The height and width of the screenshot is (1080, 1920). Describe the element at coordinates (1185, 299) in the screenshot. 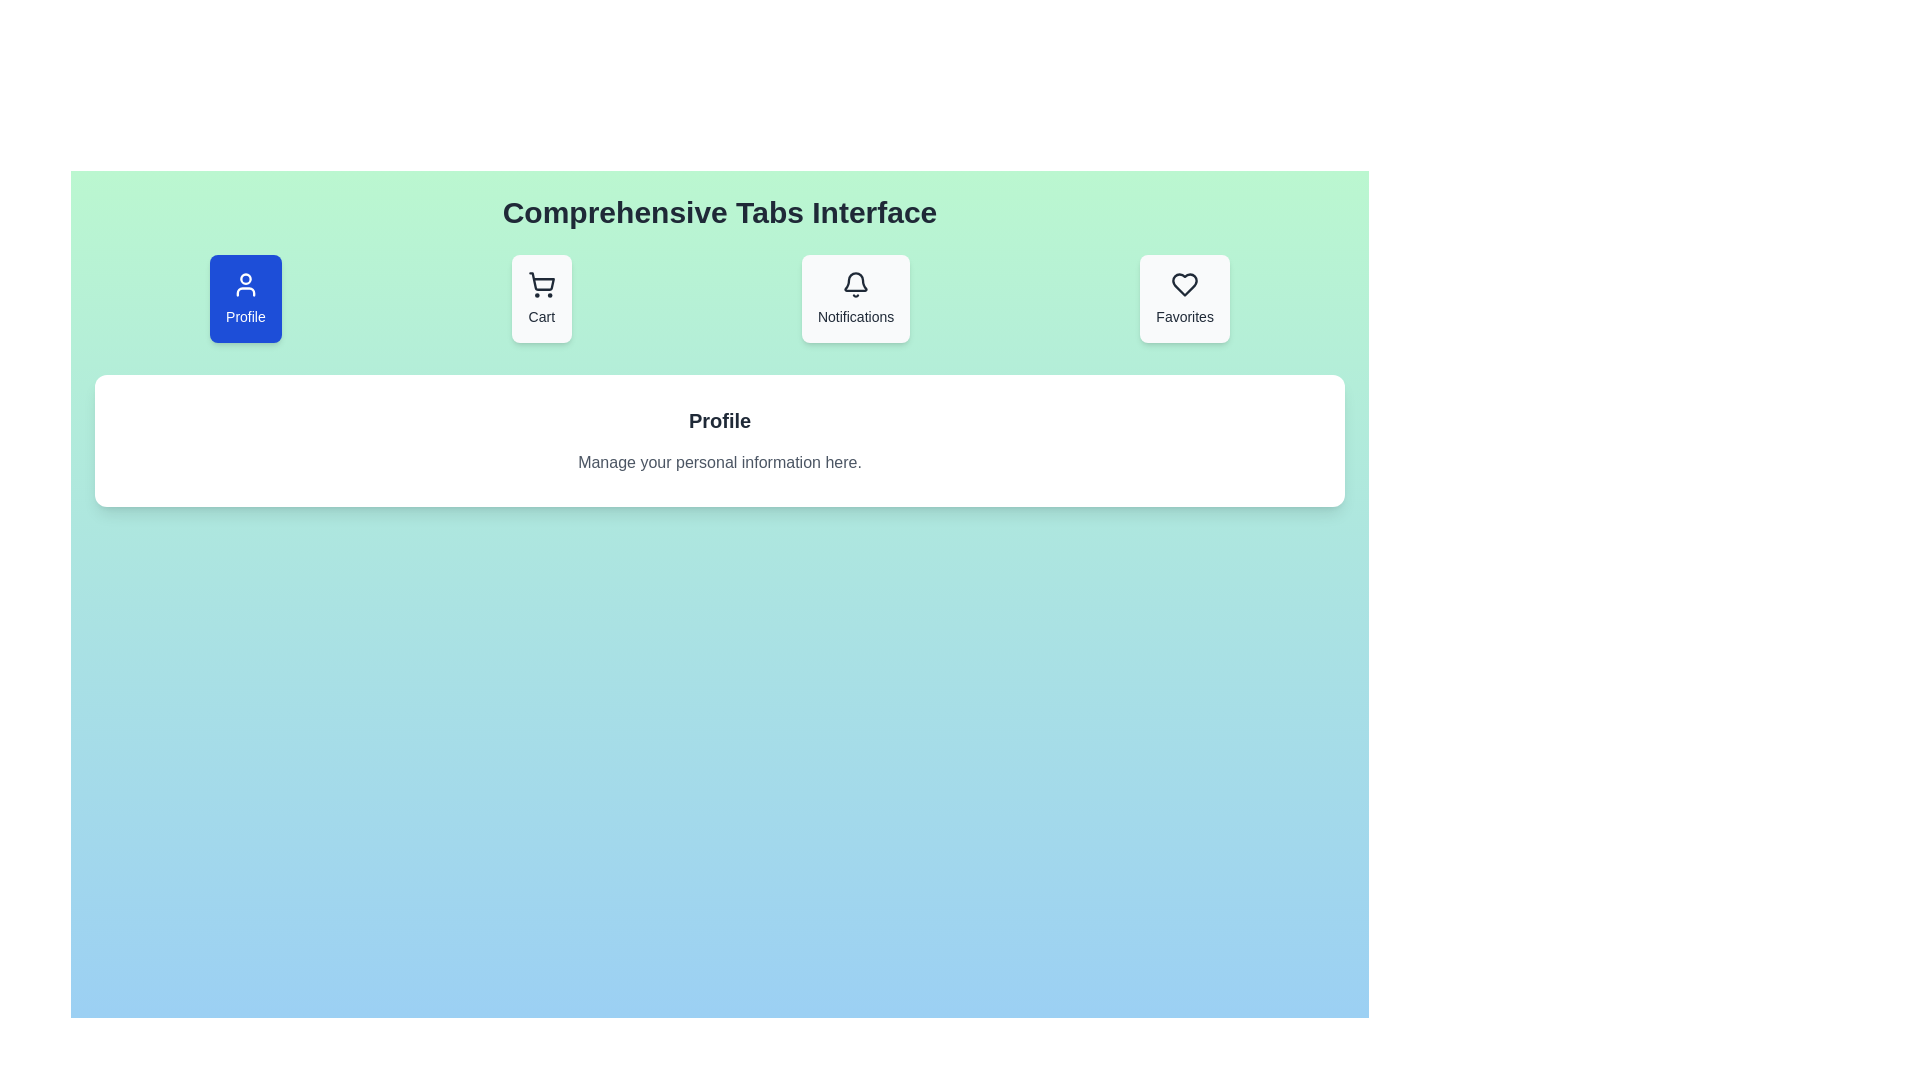

I see `the 'Favorites' button, which is the fourth button in a row following 'Profile', 'Cart', and 'Notifications'` at that location.